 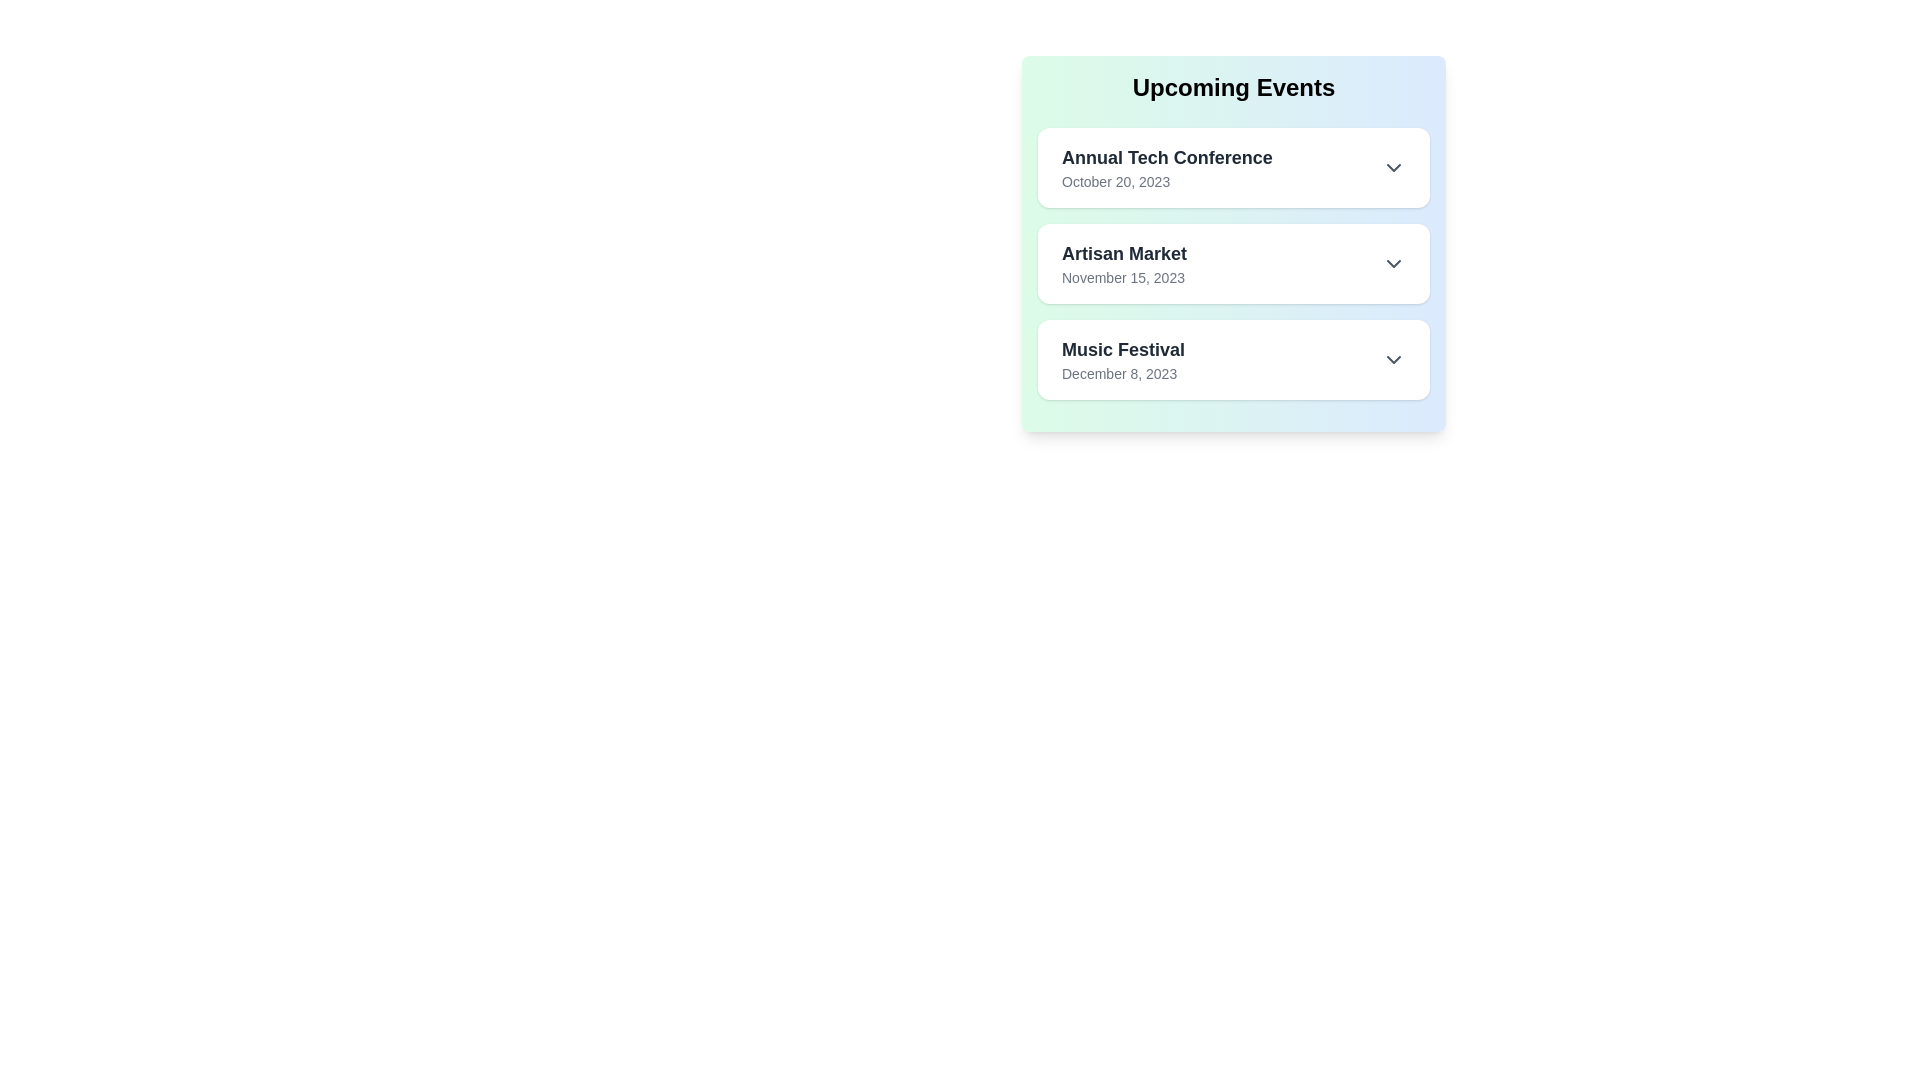 I want to click on the Text element that provides information about the 'Music Festival' event located at the bottom of the 'Upcoming Events' card, so click(x=1123, y=358).